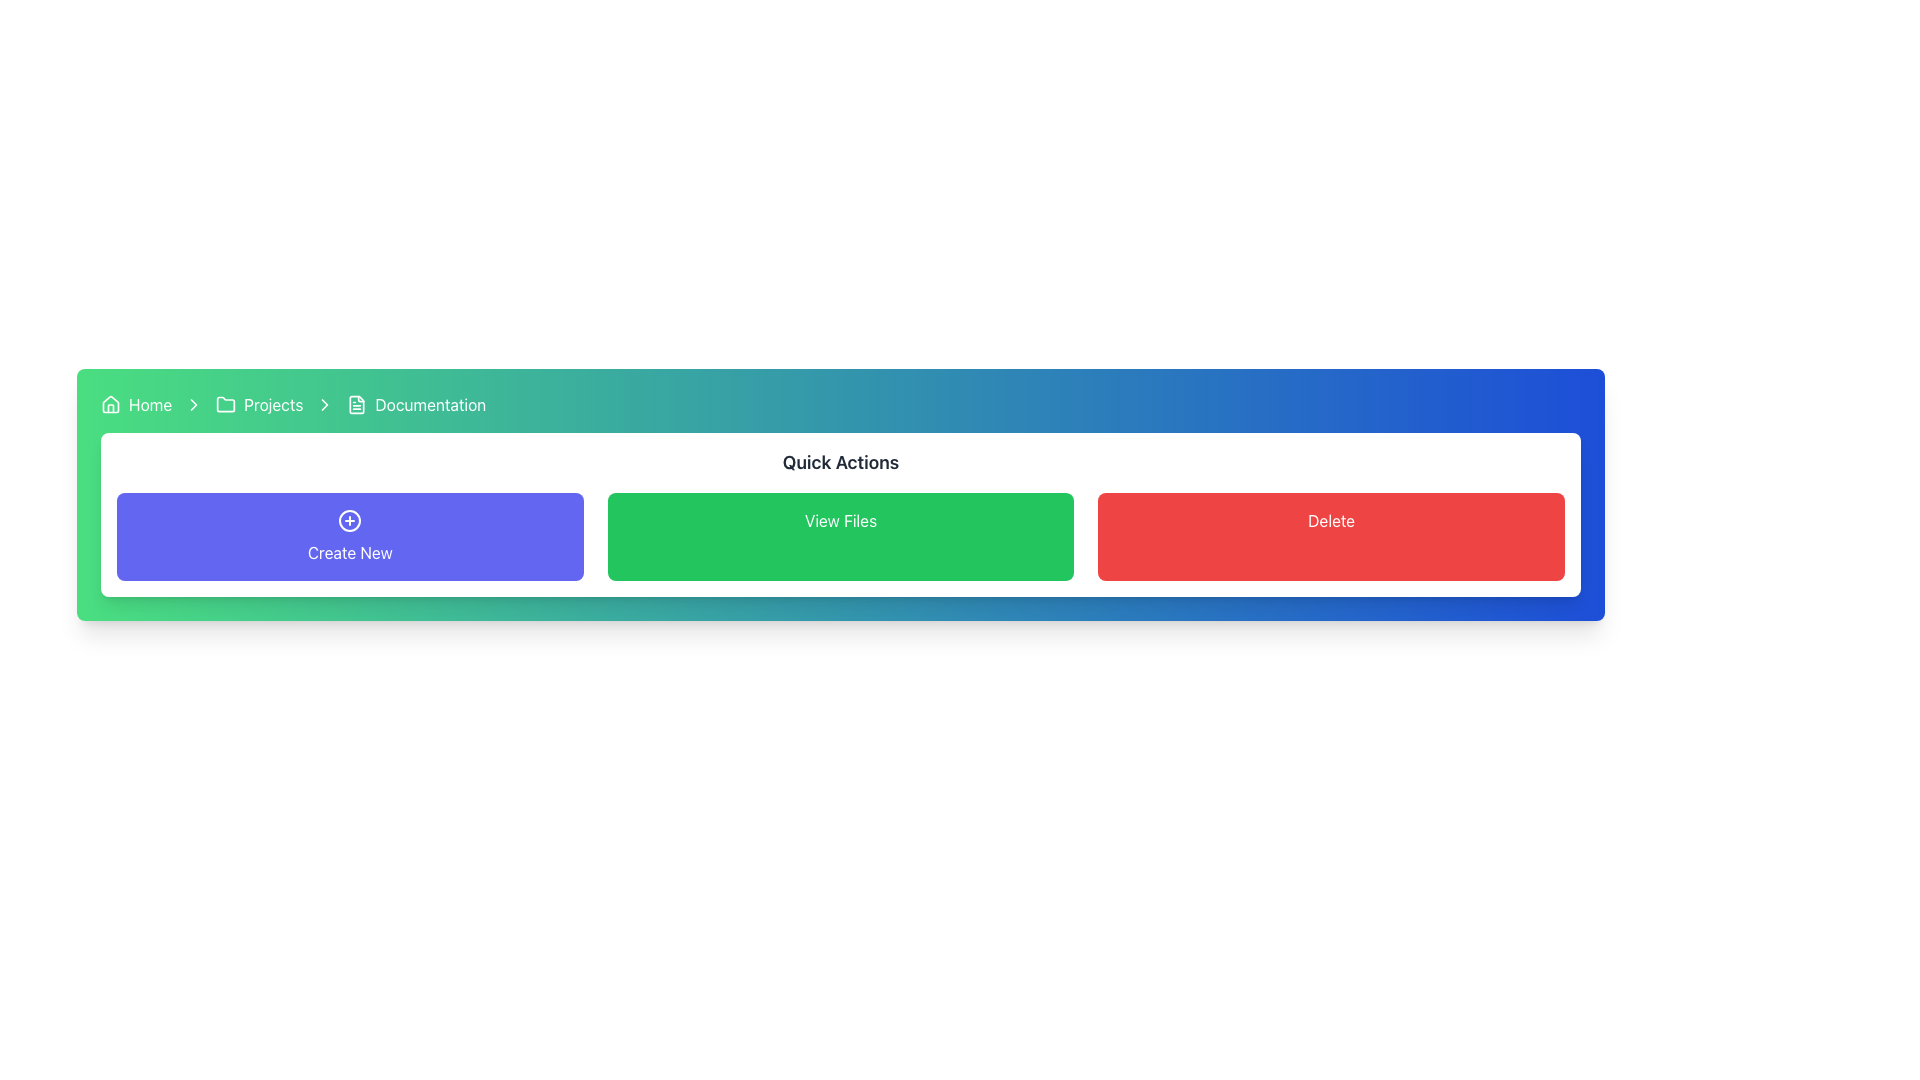 The height and width of the screenshot is (1080, 1920). I want to click on the circular plus icon located at the top center of the 'Create New' button, which is the first button in the 'Quick Actions' section, so click(350, 519).